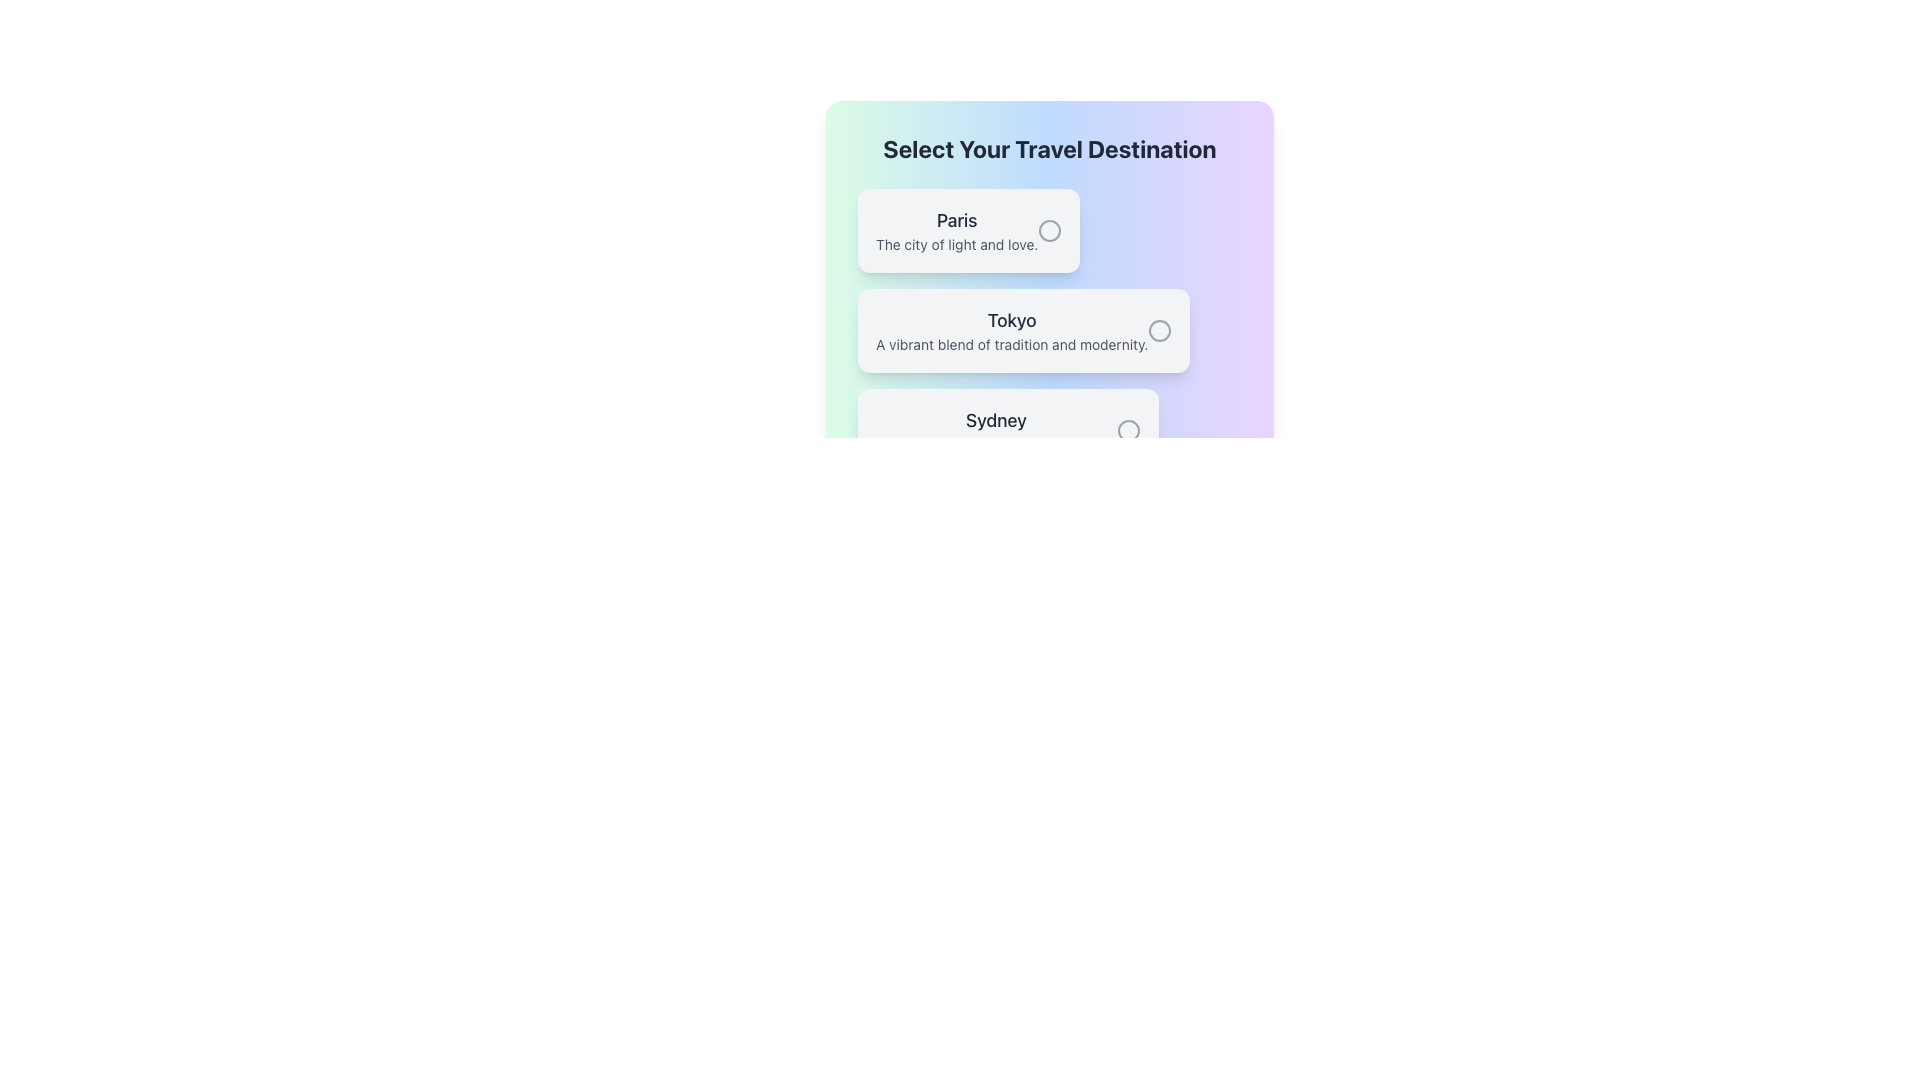 The height and width of the screenshot is (1080, 1920). What do you see at coordinates (1128, 430) in the screenshot?
I see `the inner circle of the radio button for the 'Sydney' travel option` at bounding box center [1128, 430].